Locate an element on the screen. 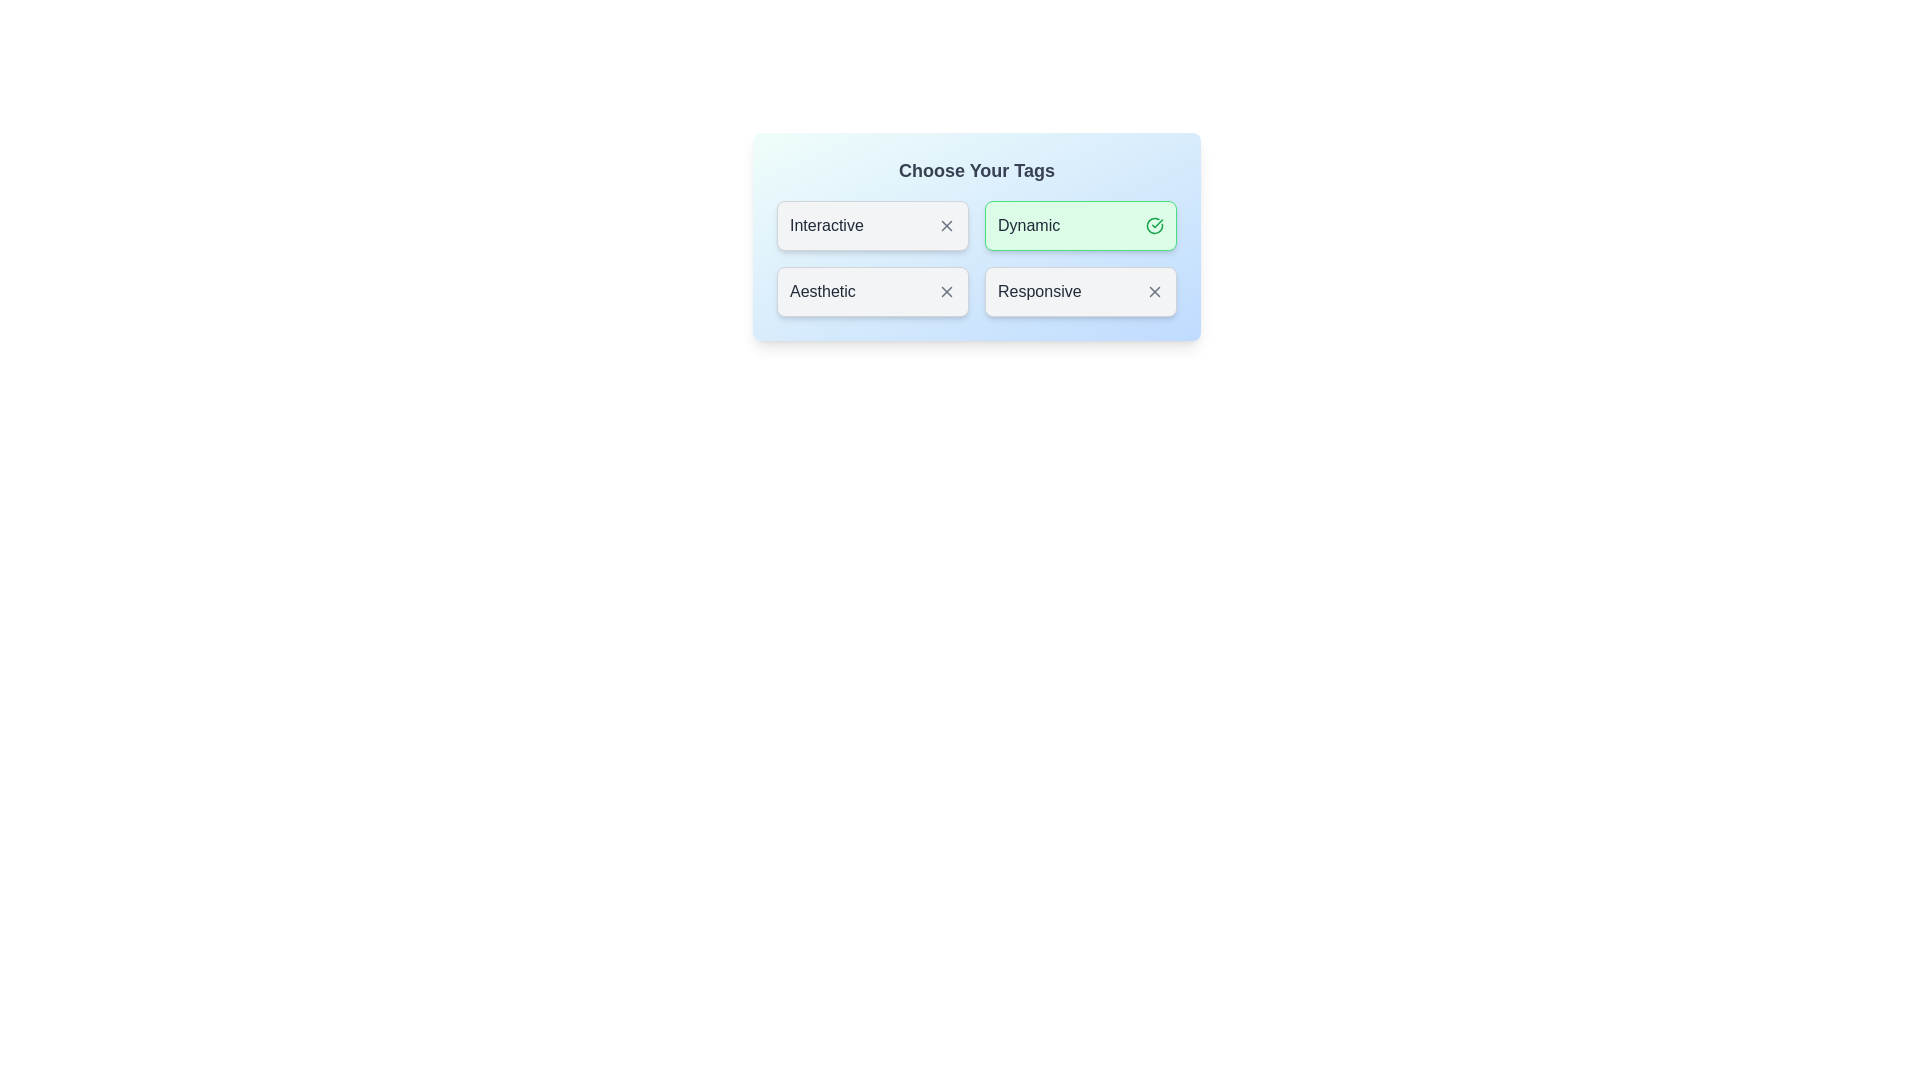 The image size is (1920, 1080). the tag labeled Aesthetic to observe the scale effect is located at coordinates (873, 292).